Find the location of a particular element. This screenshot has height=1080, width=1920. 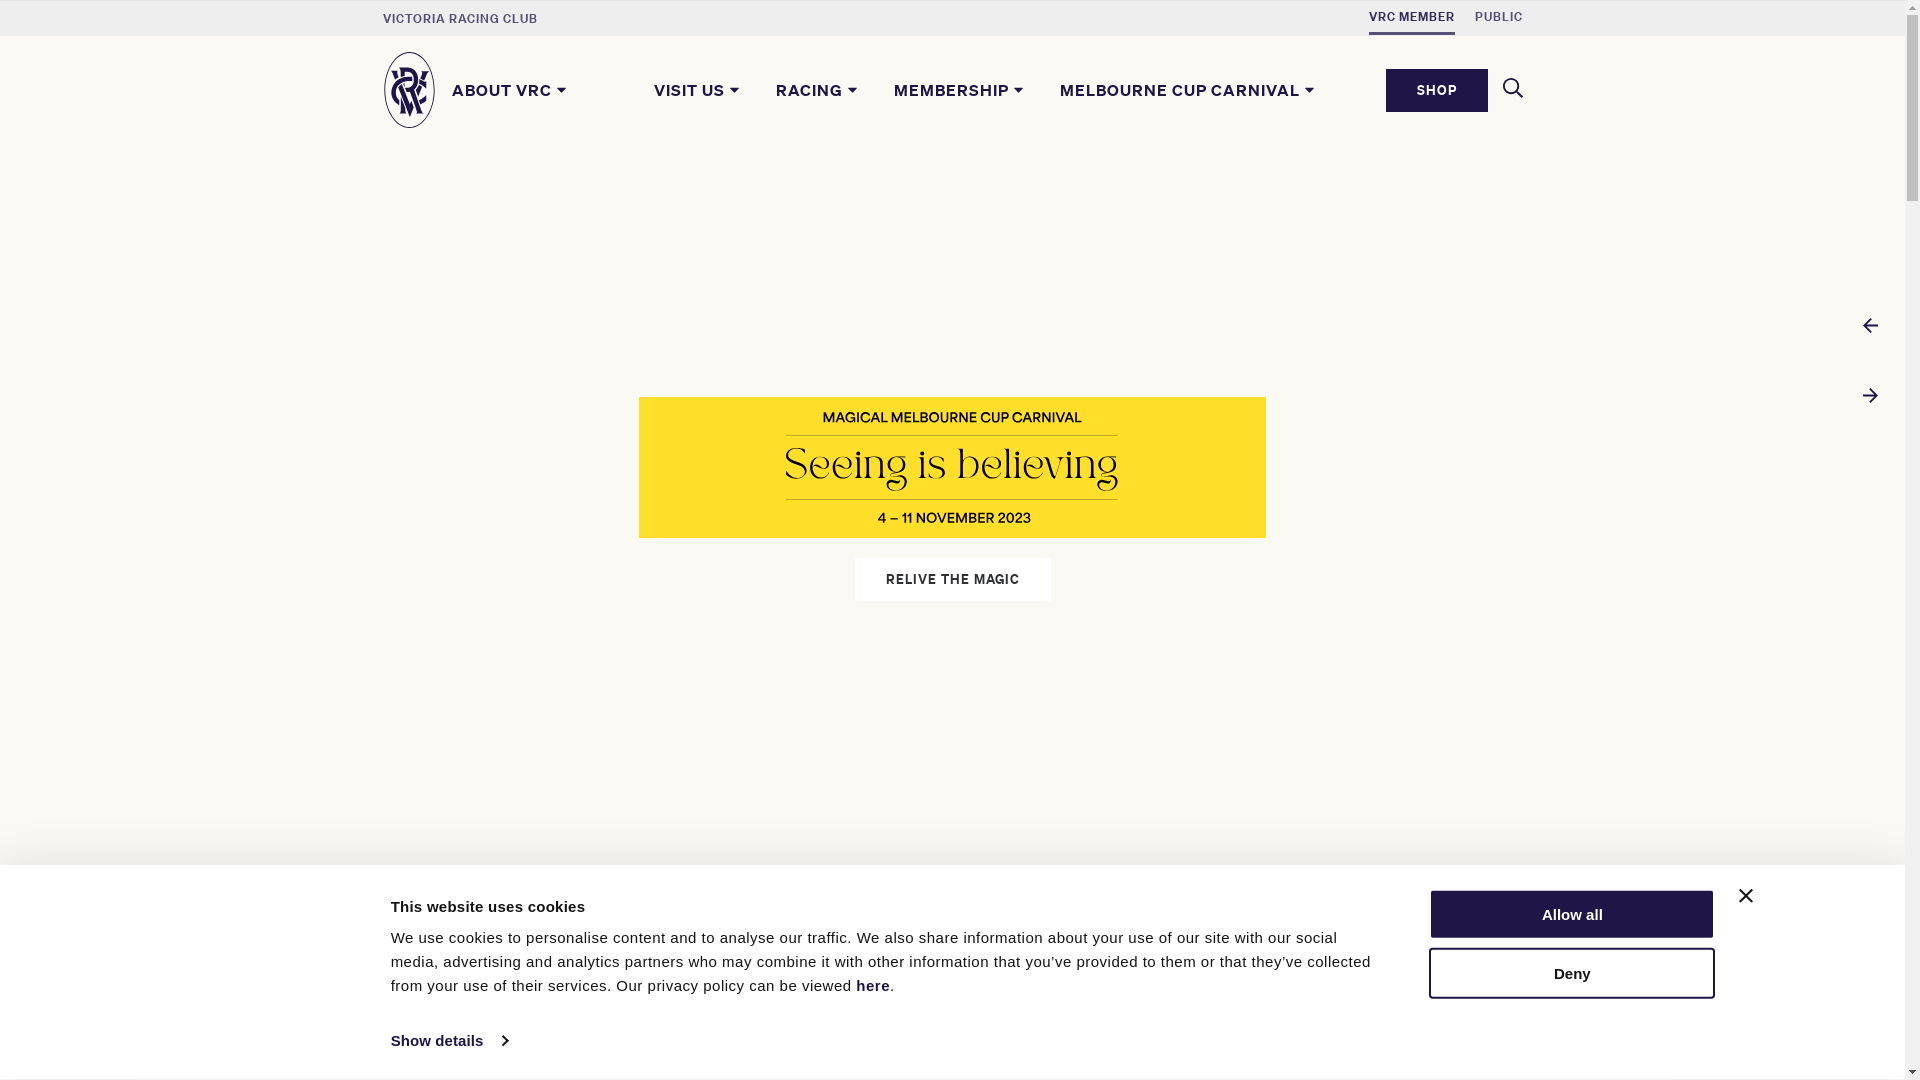

'here' is located at coordinates (873, 984).